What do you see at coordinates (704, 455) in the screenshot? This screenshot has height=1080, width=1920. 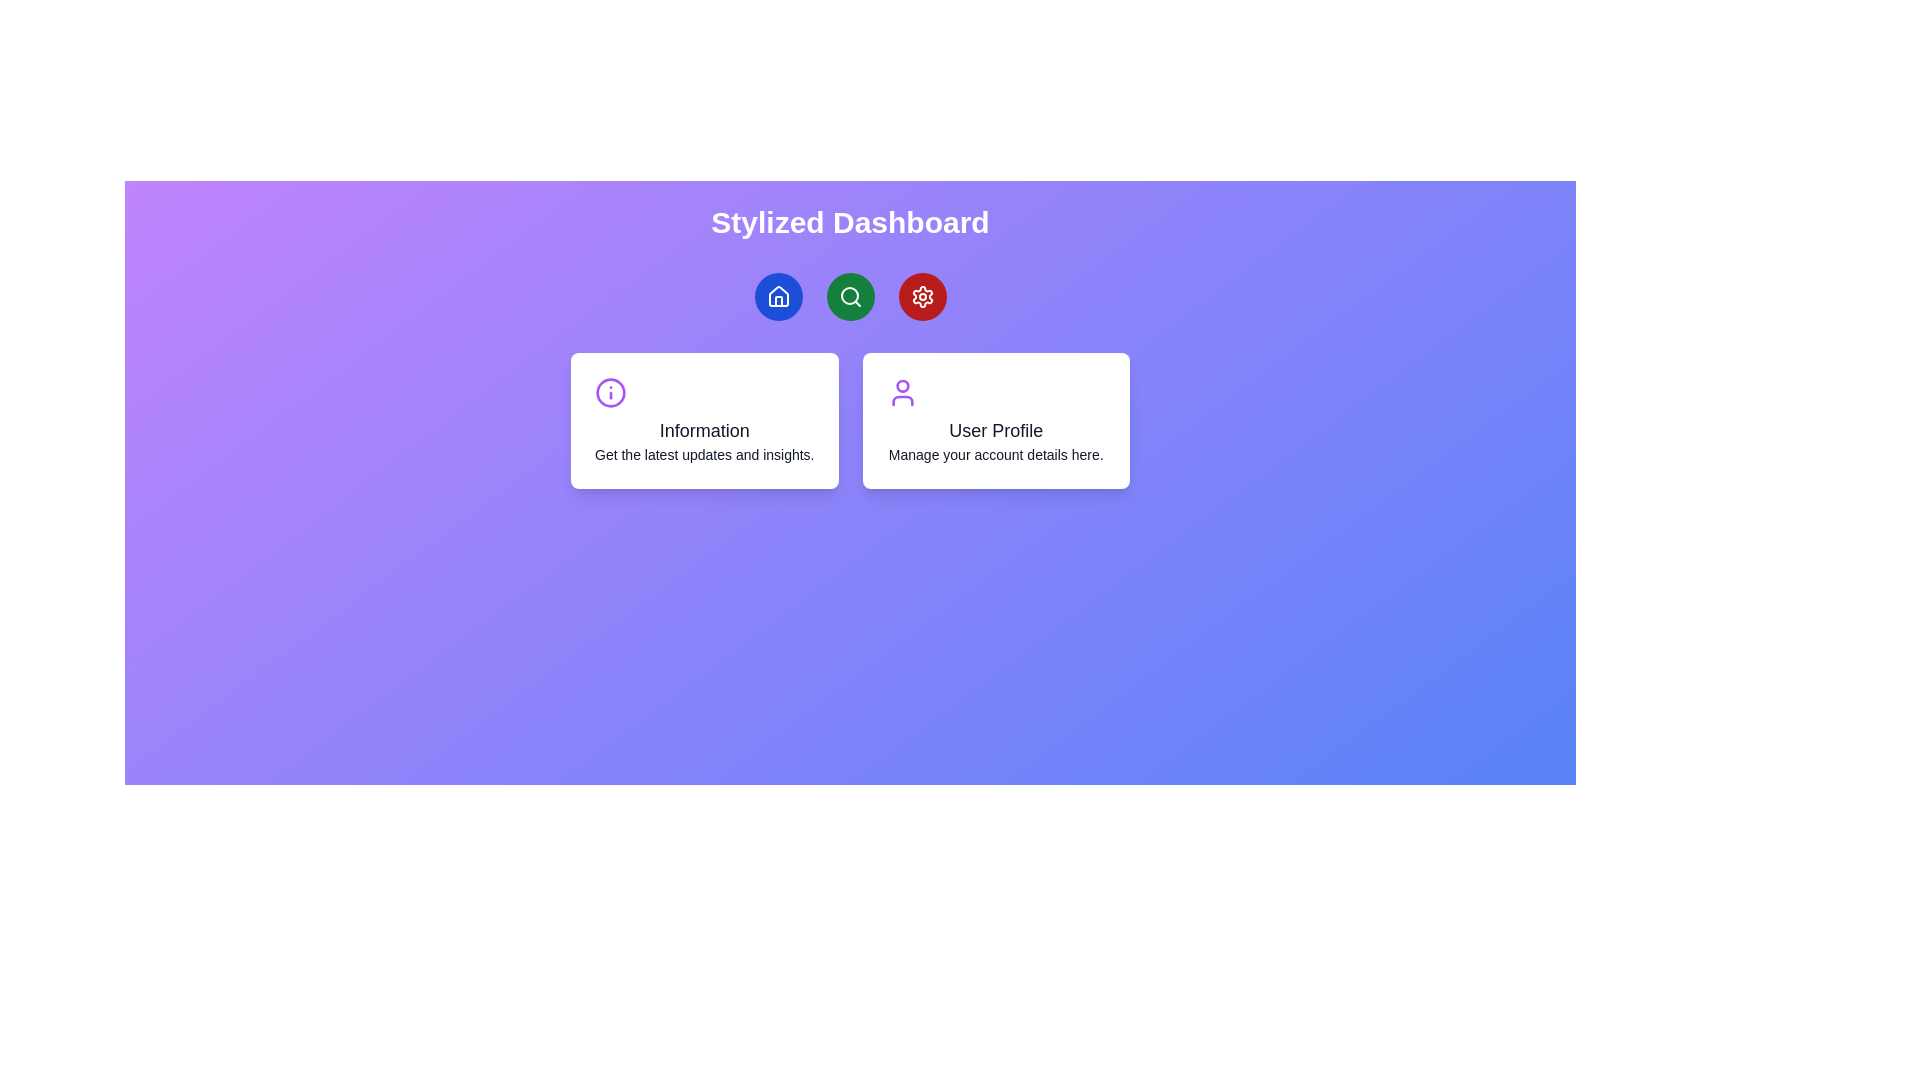 I see `text from the supplementary information Text Label located within the 'Information' card on the interface, positioned below the heading text` at bounding box center [704, 455].